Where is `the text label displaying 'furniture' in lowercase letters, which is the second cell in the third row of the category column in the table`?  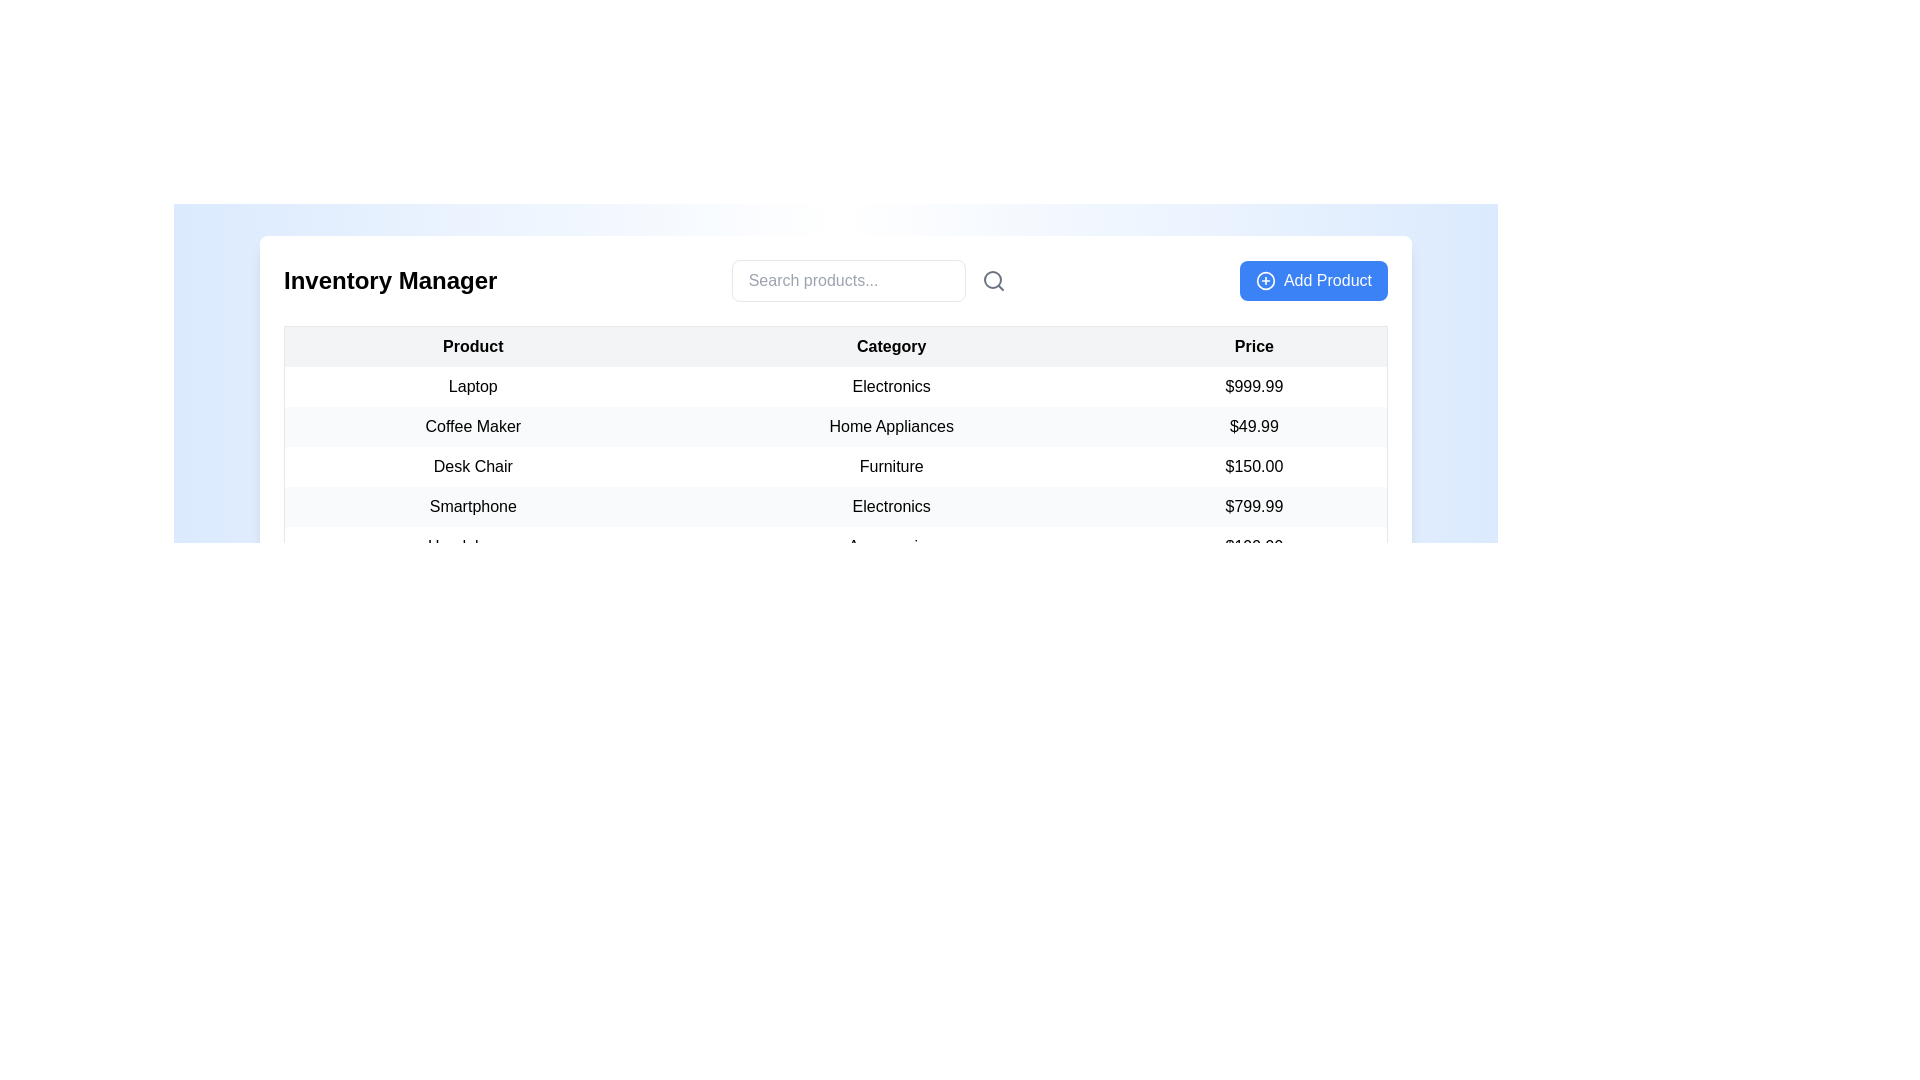
the text label displaying 'furniture' in lowercase letters, which is the second cell in the third row of the category column in the table is located at coordinates (890, 466).